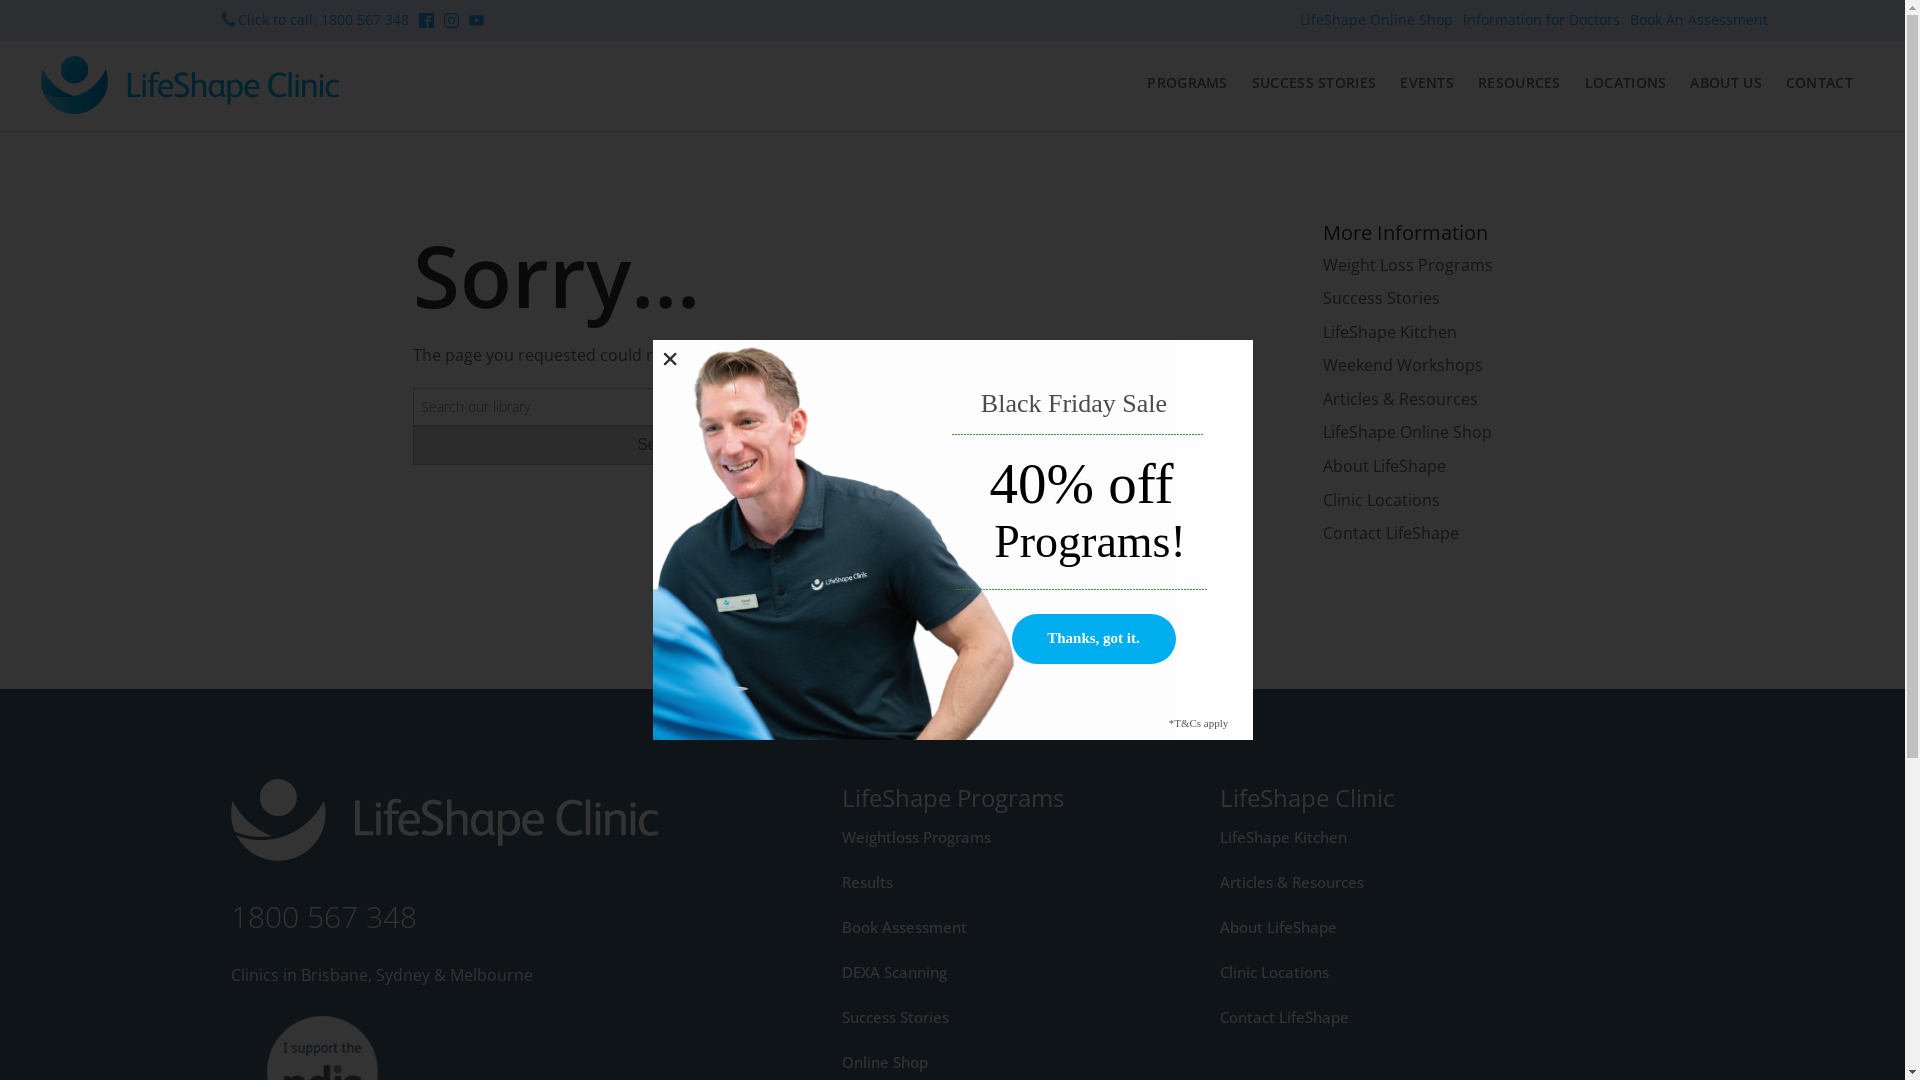 The image size is (1920, 1080). What do you see at coordinates (940, 881) in the screenshot?
I see `'Results'` at bounding box center [940, 881].